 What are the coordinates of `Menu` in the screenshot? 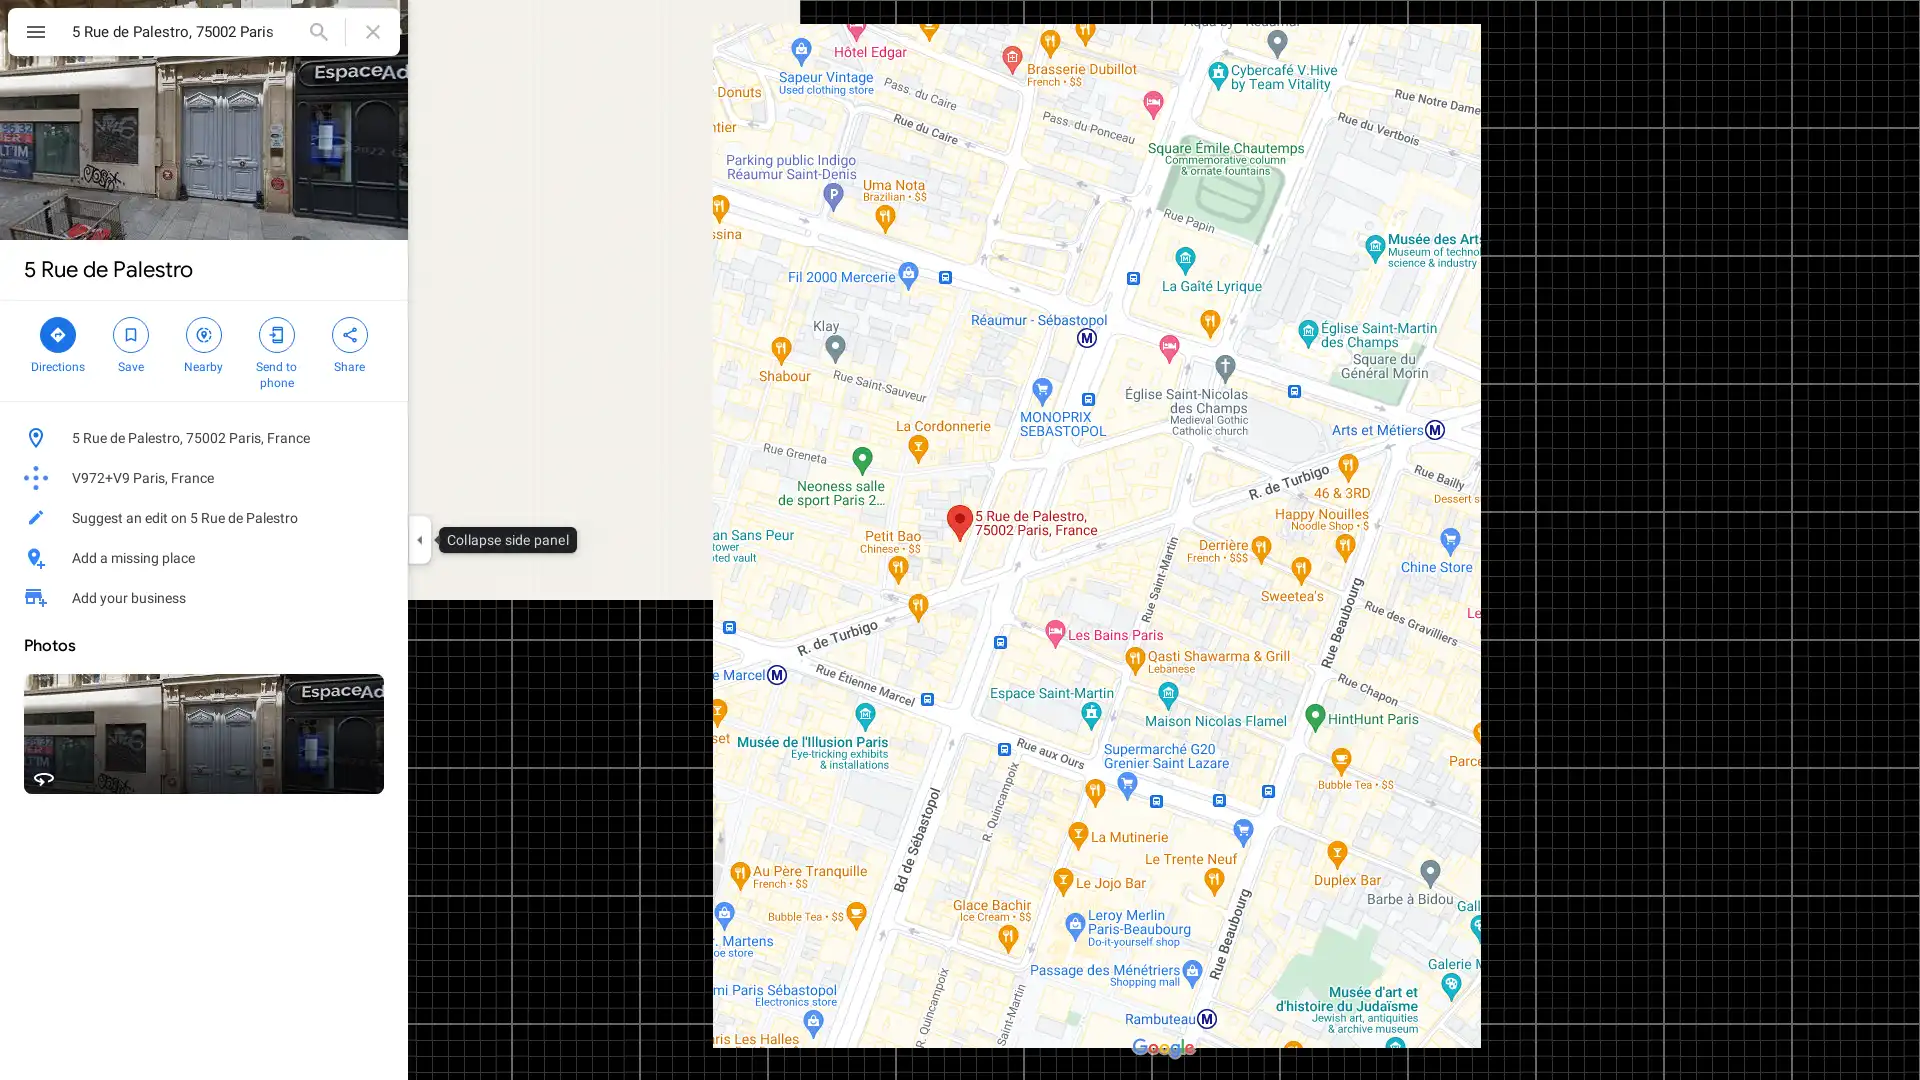 It's located at (35, 34).